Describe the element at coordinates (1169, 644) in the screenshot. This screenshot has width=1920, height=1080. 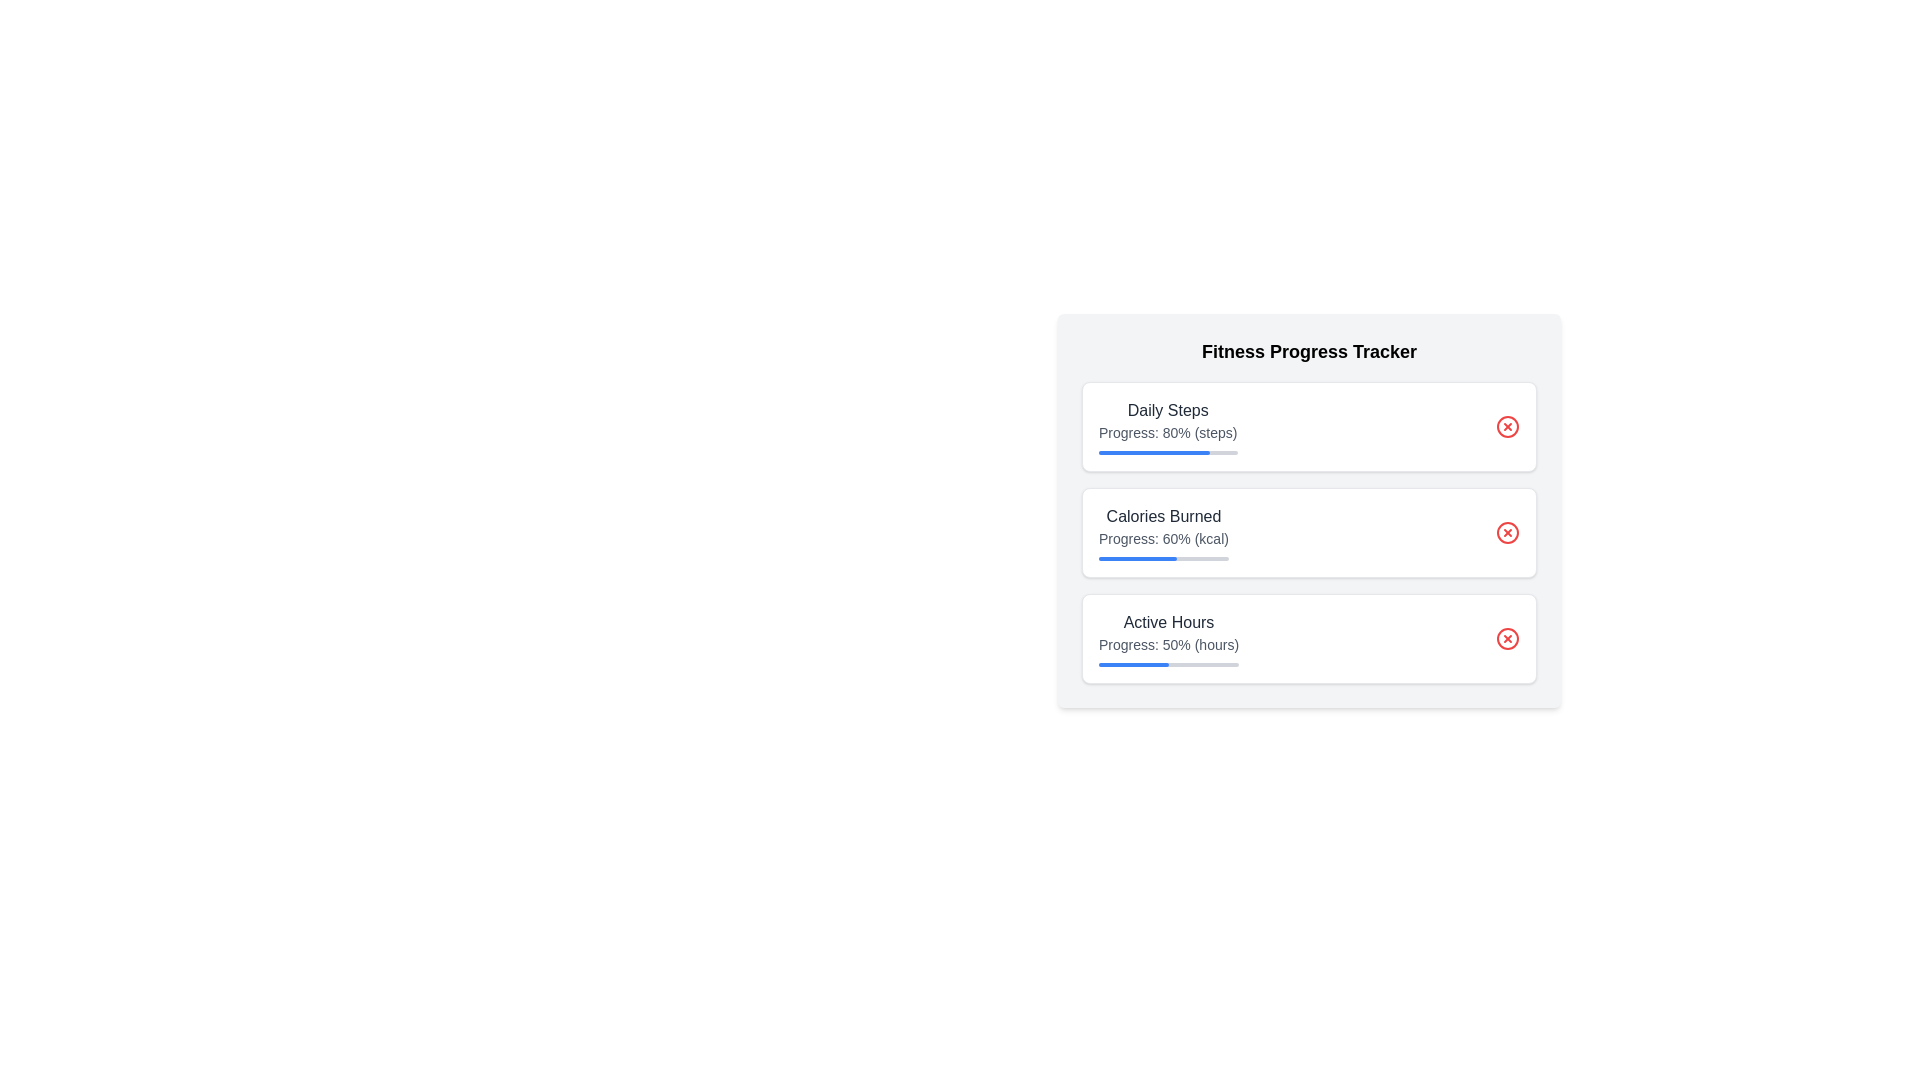
I see `the text label indicating 'Progress: 50% (hours)' located below 'Active Hours' in the 'Fitness Progress Tracker' section` at that location.